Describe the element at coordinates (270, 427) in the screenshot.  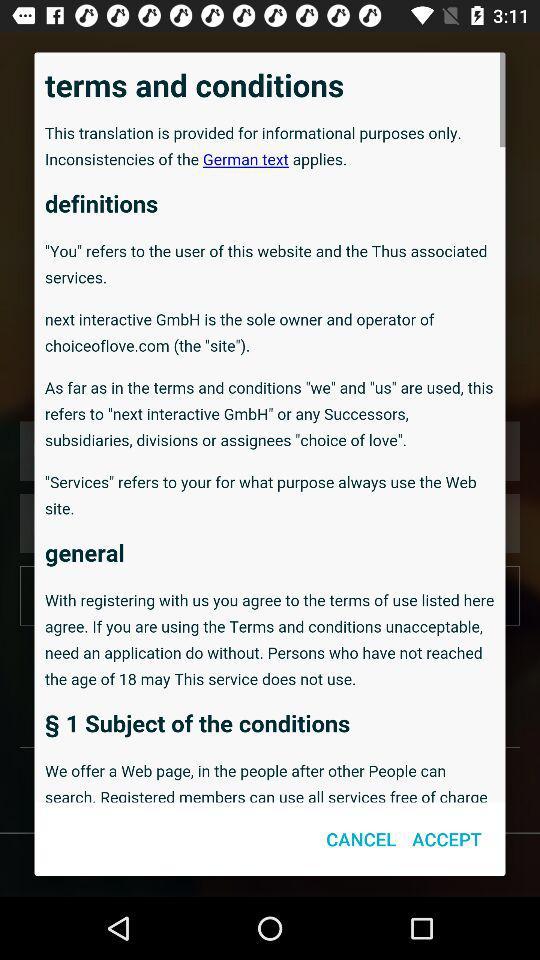
I see `advertisement` at that location.